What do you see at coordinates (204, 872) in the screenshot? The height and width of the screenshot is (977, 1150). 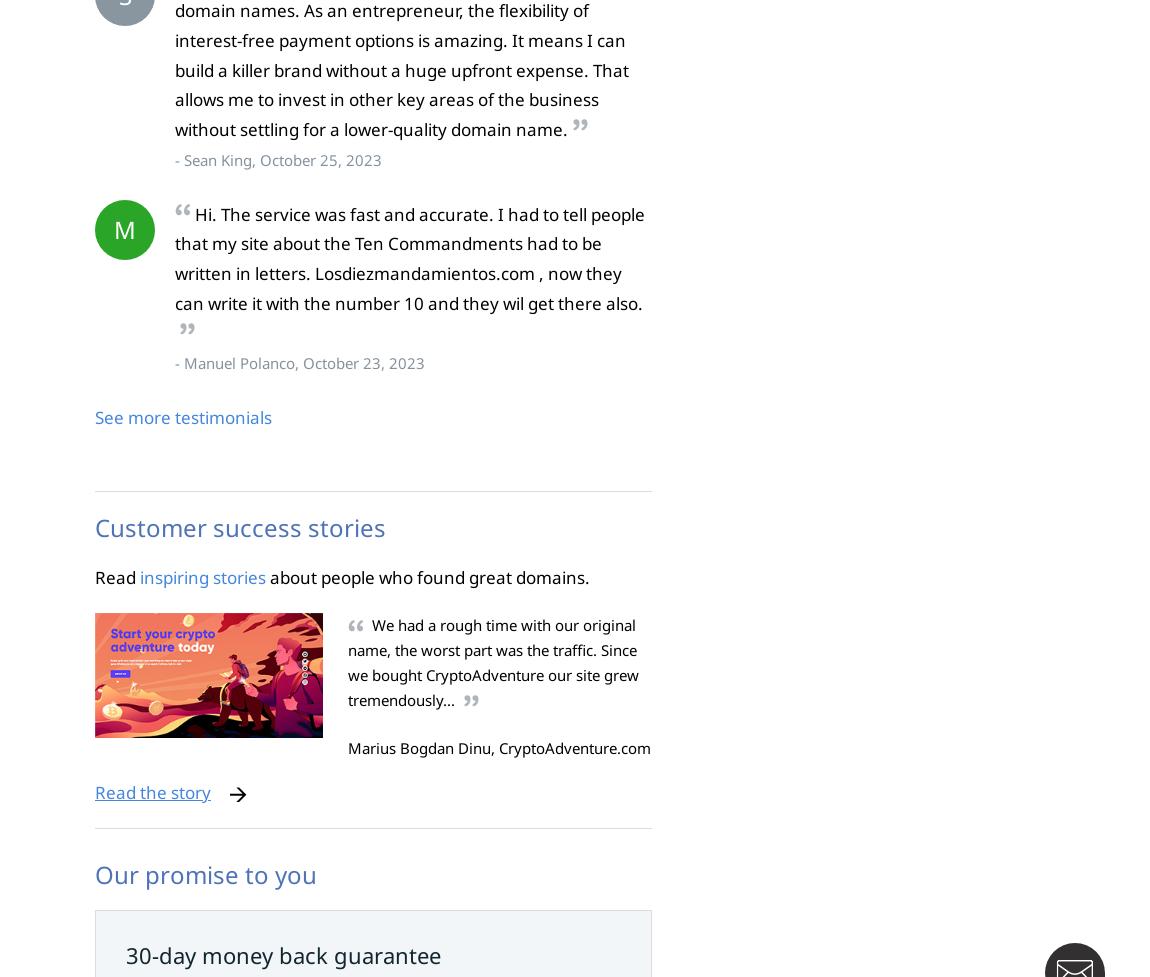 I see `'Our promise to you'` at bounding box center [204, 872].